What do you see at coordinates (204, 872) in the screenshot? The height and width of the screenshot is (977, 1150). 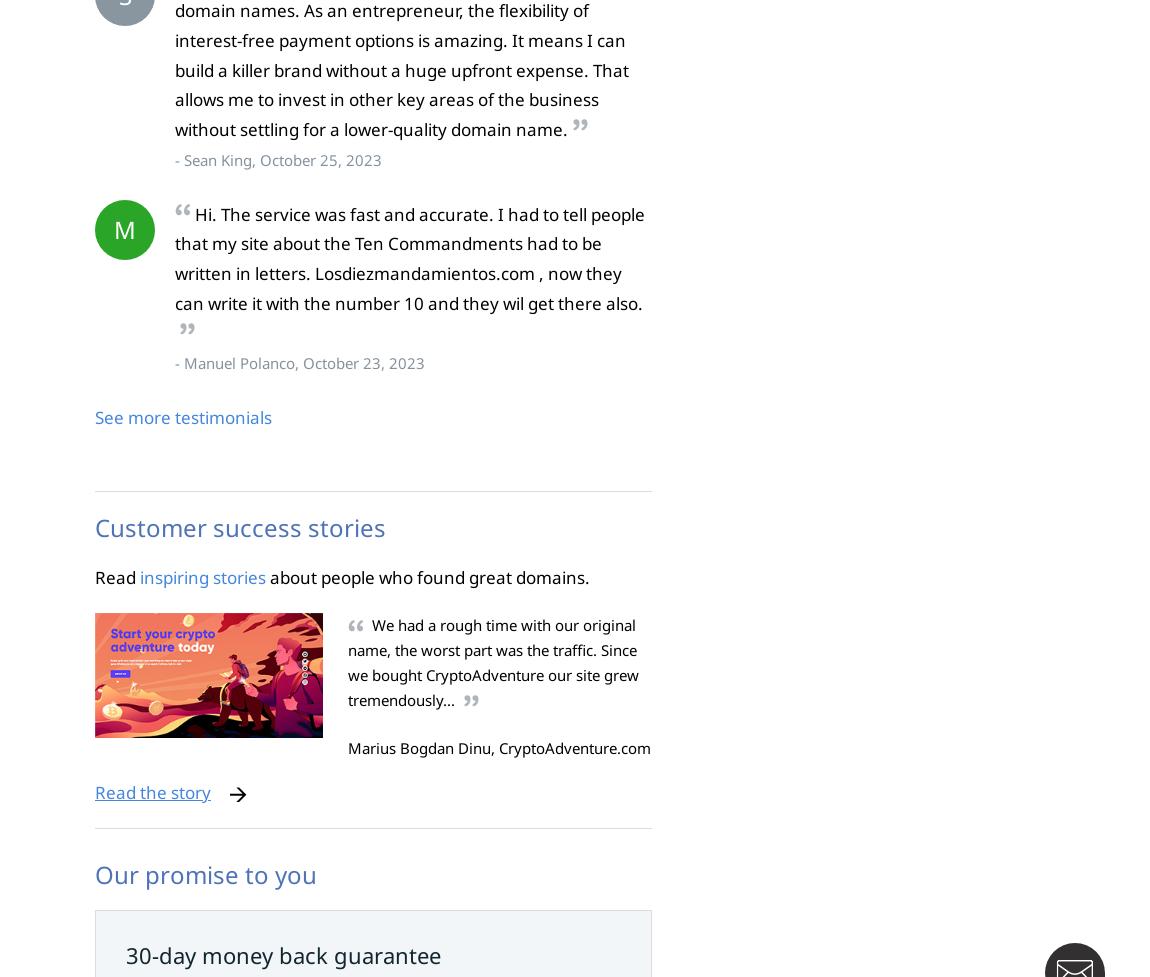 I see `'Our promise to you'` at bounding box center [204, 872].